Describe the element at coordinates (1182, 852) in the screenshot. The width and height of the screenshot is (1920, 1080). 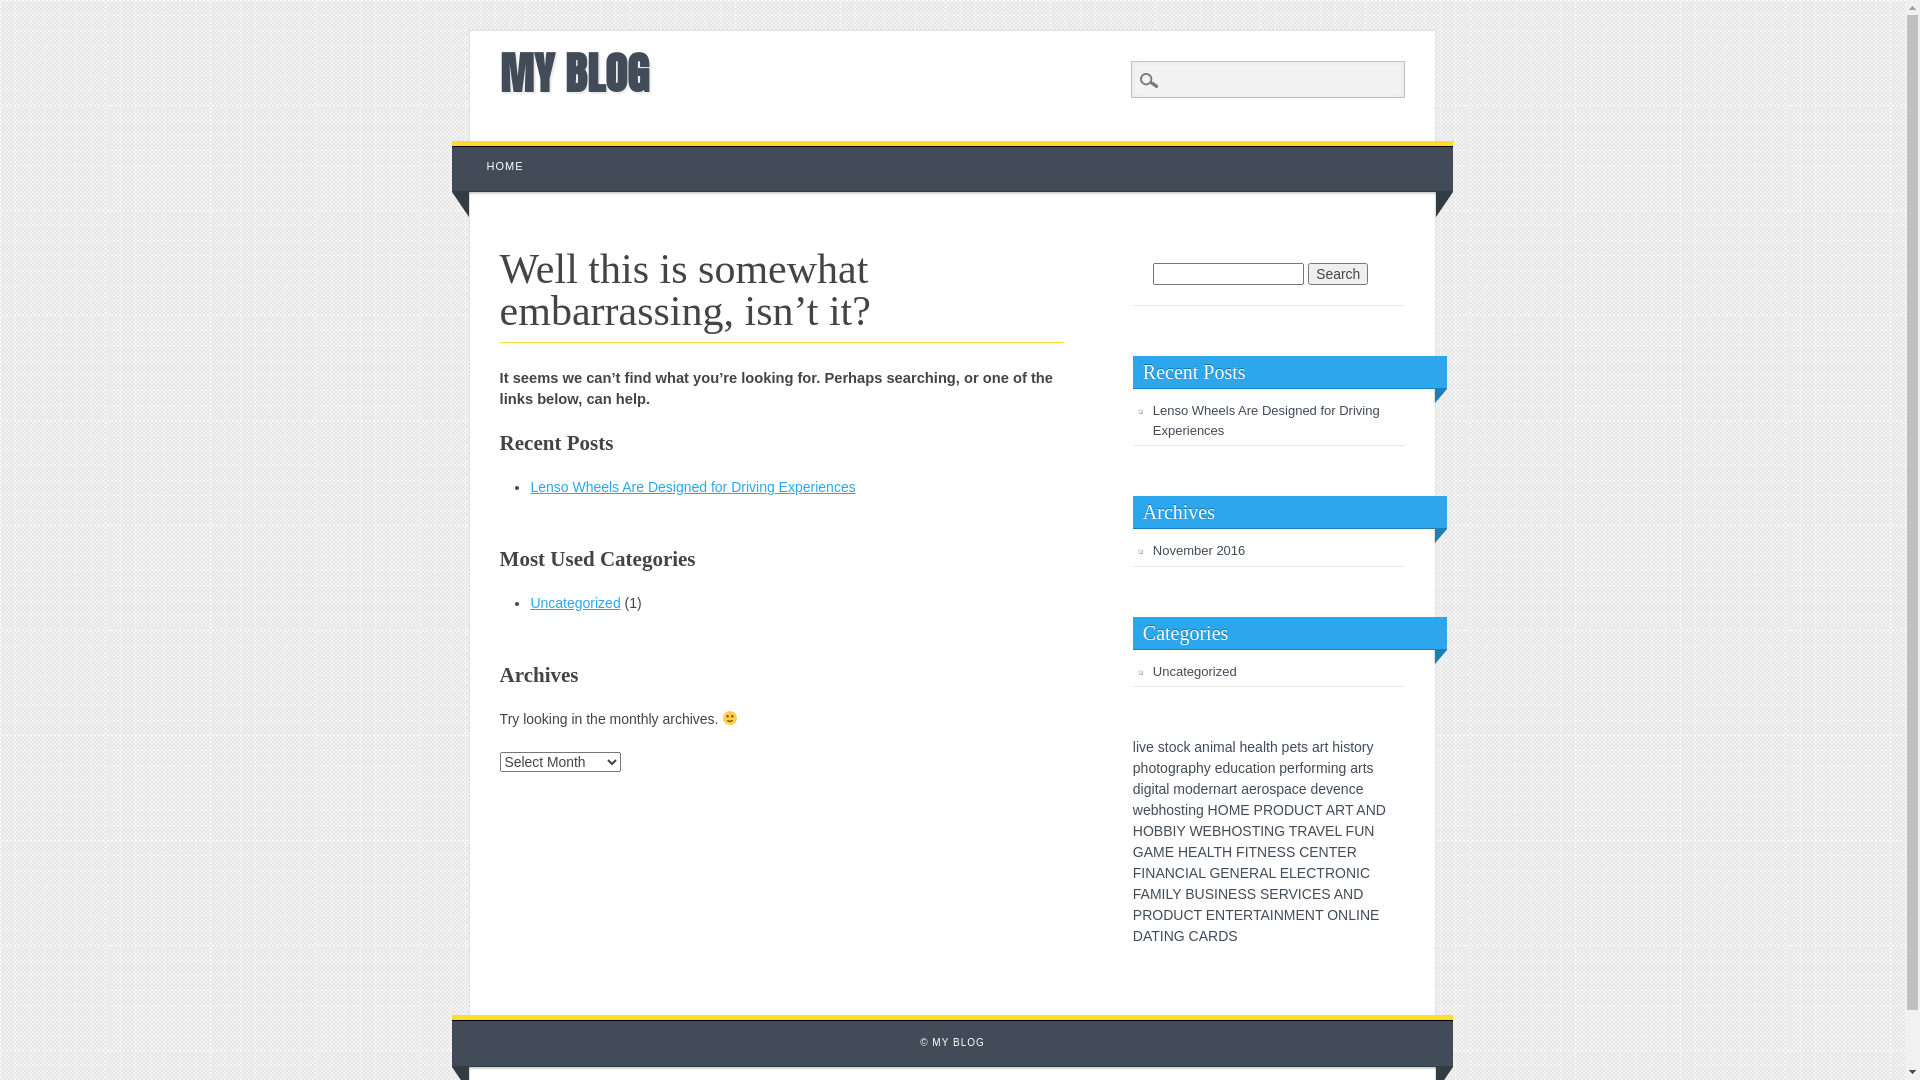
I see `'H'` at that location.